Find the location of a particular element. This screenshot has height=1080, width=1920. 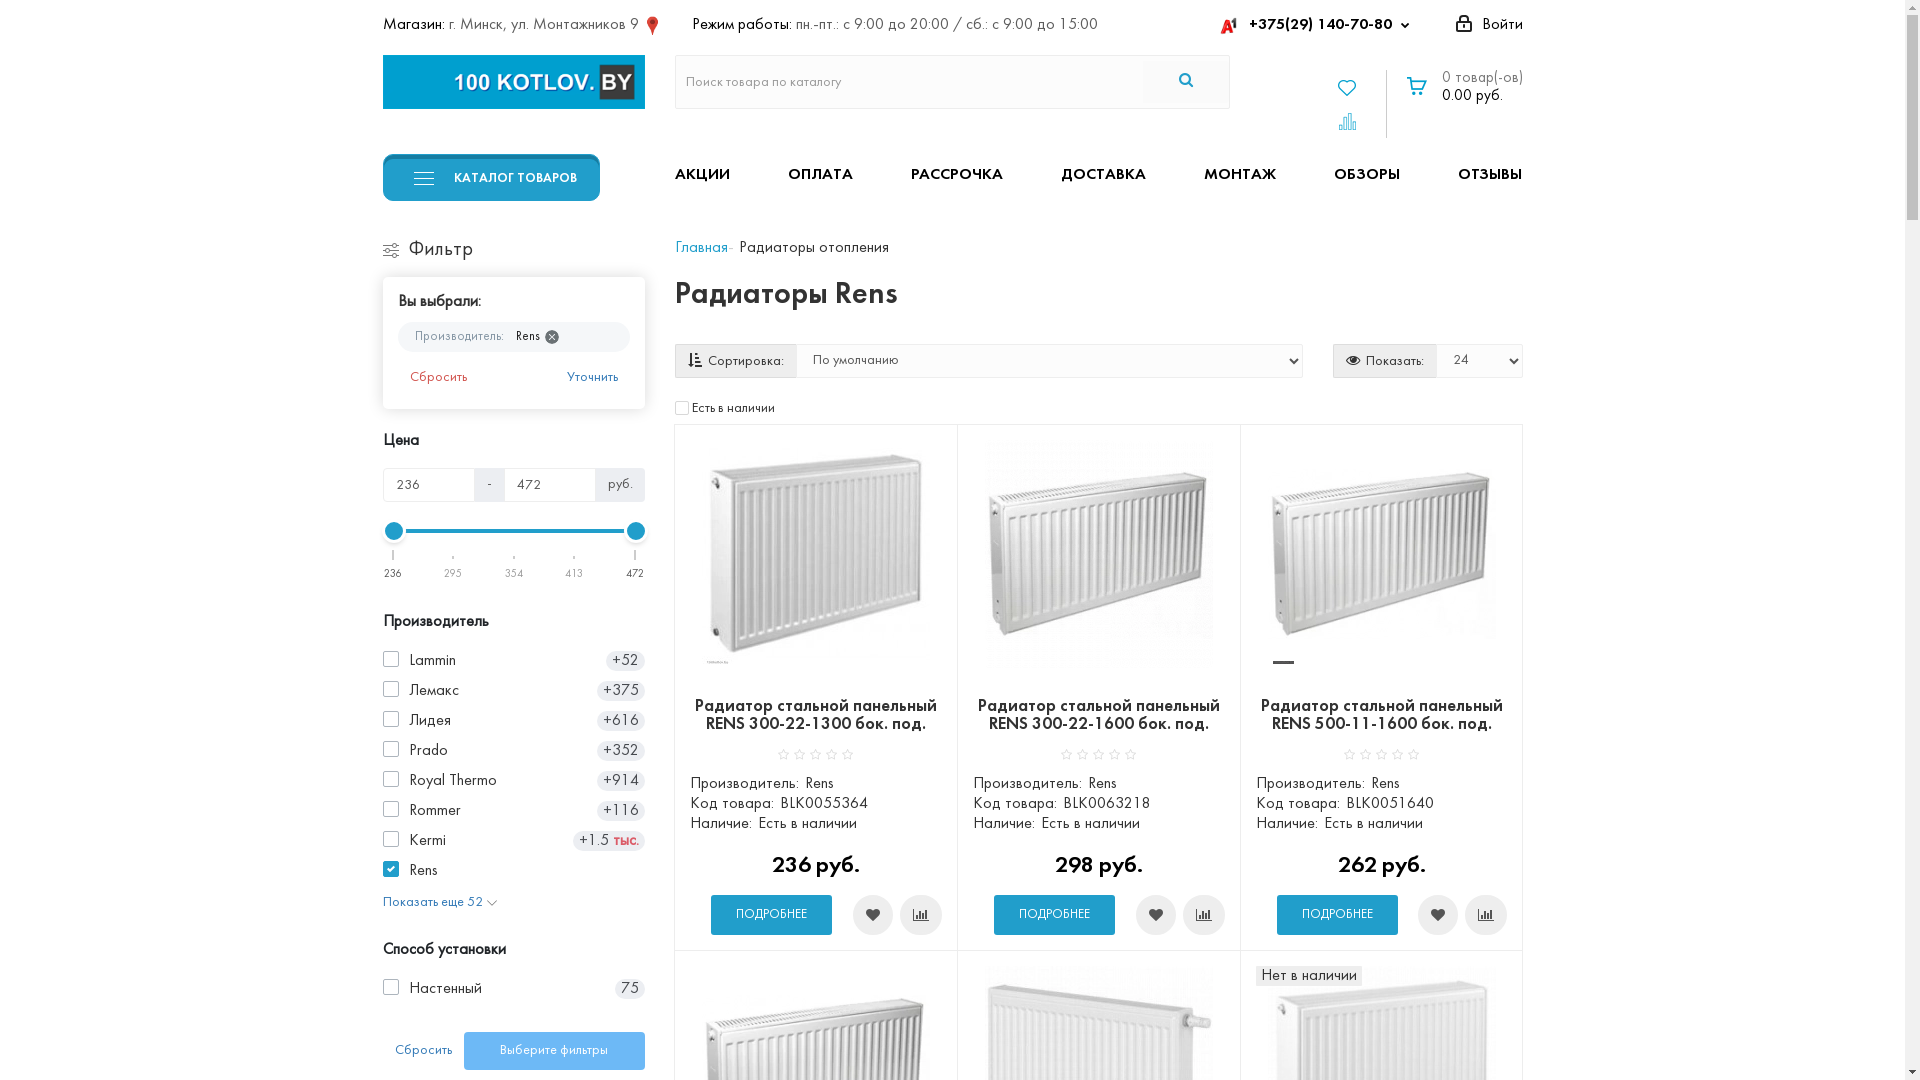

'100kotlov.by' is located at coordinates (513, 80).